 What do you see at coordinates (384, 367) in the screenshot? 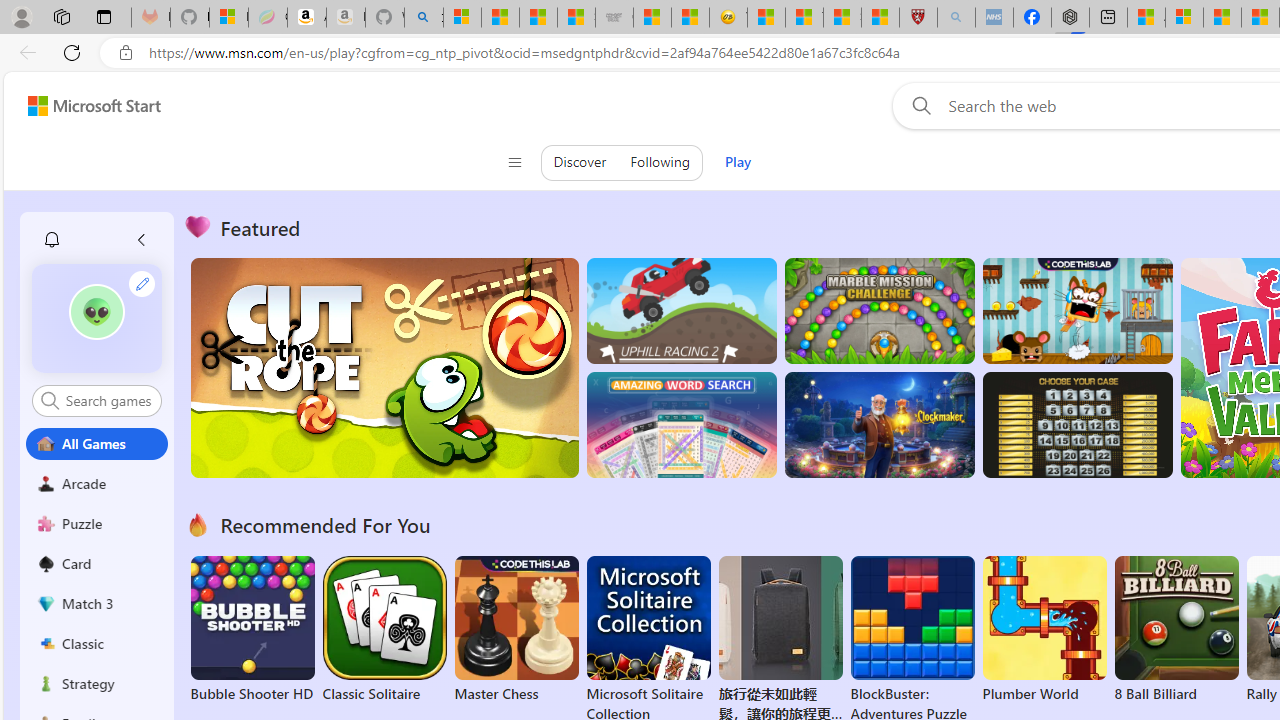
I see `'Cut the Rope'` at bounding box center [384, 367].